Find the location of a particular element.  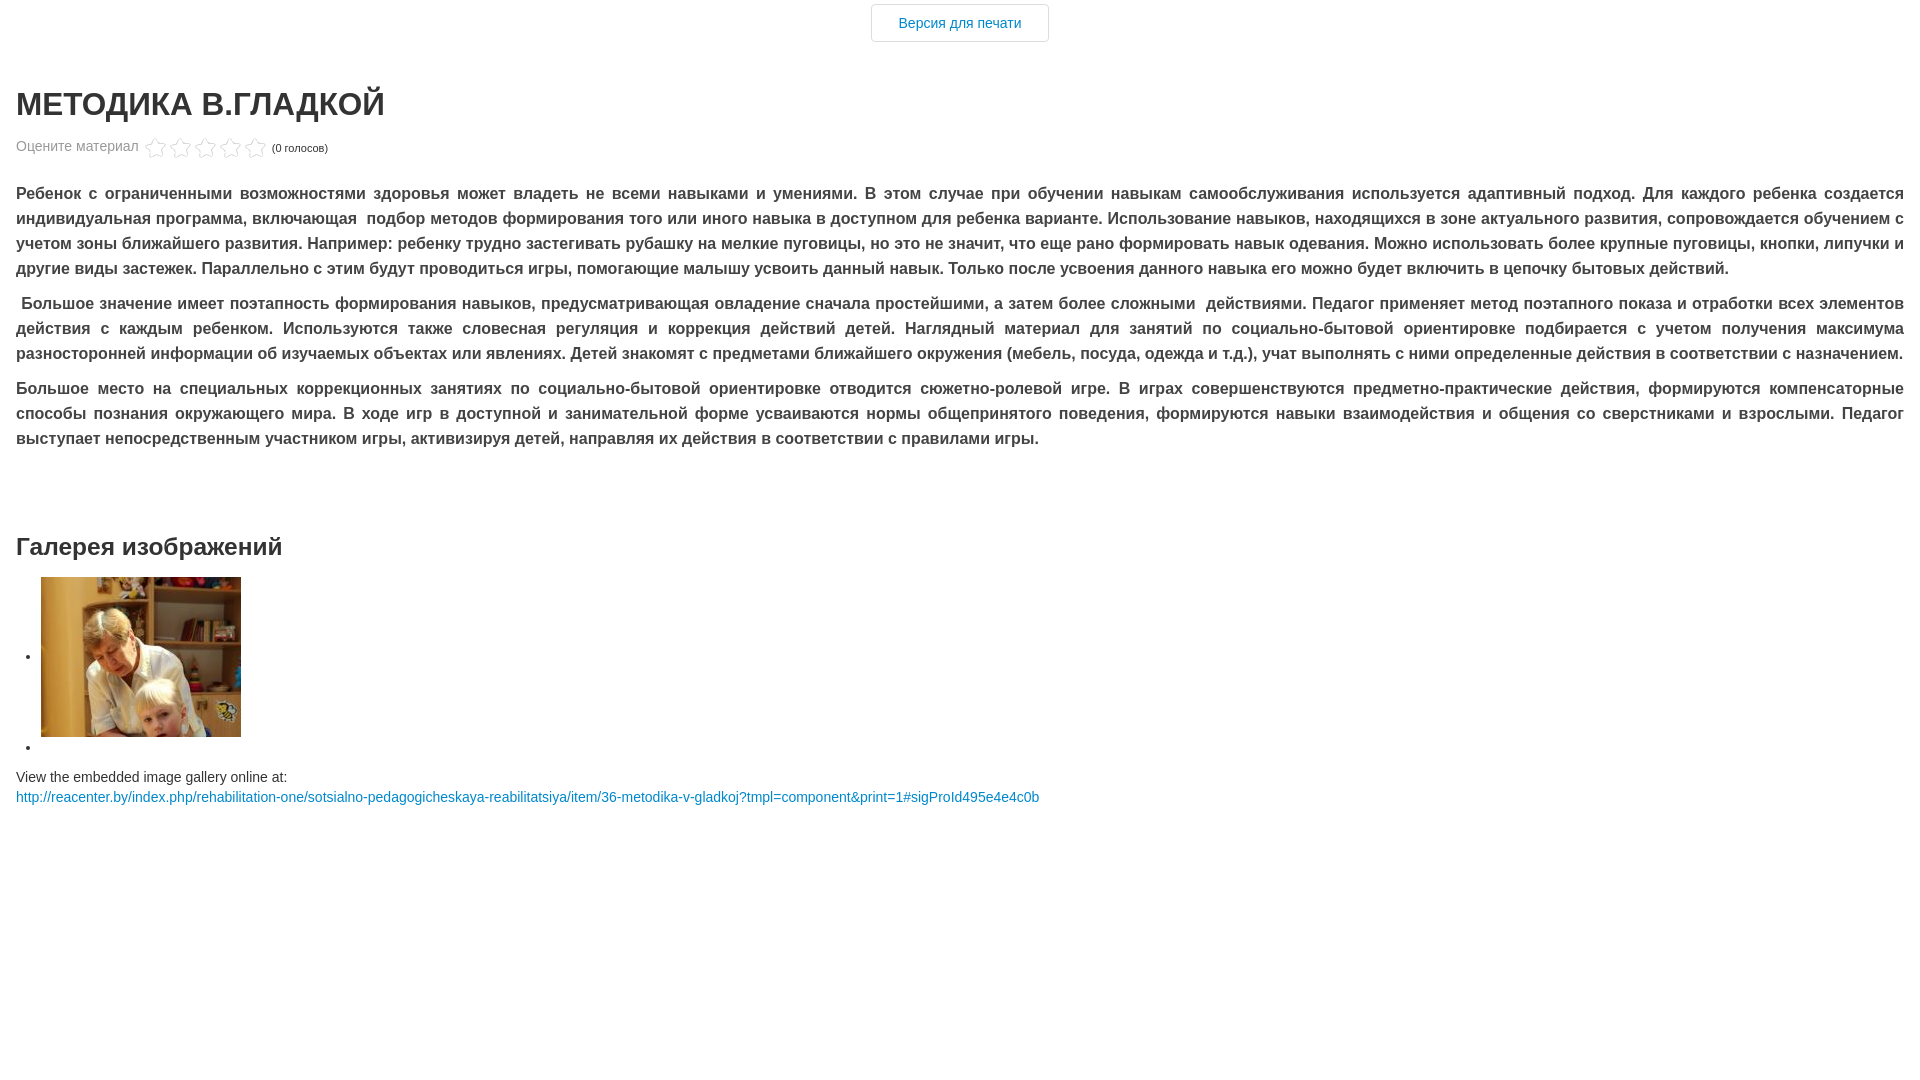

'Click to enlarge image 2L4A0526n.jpg' is located at coordinates (139, 656).